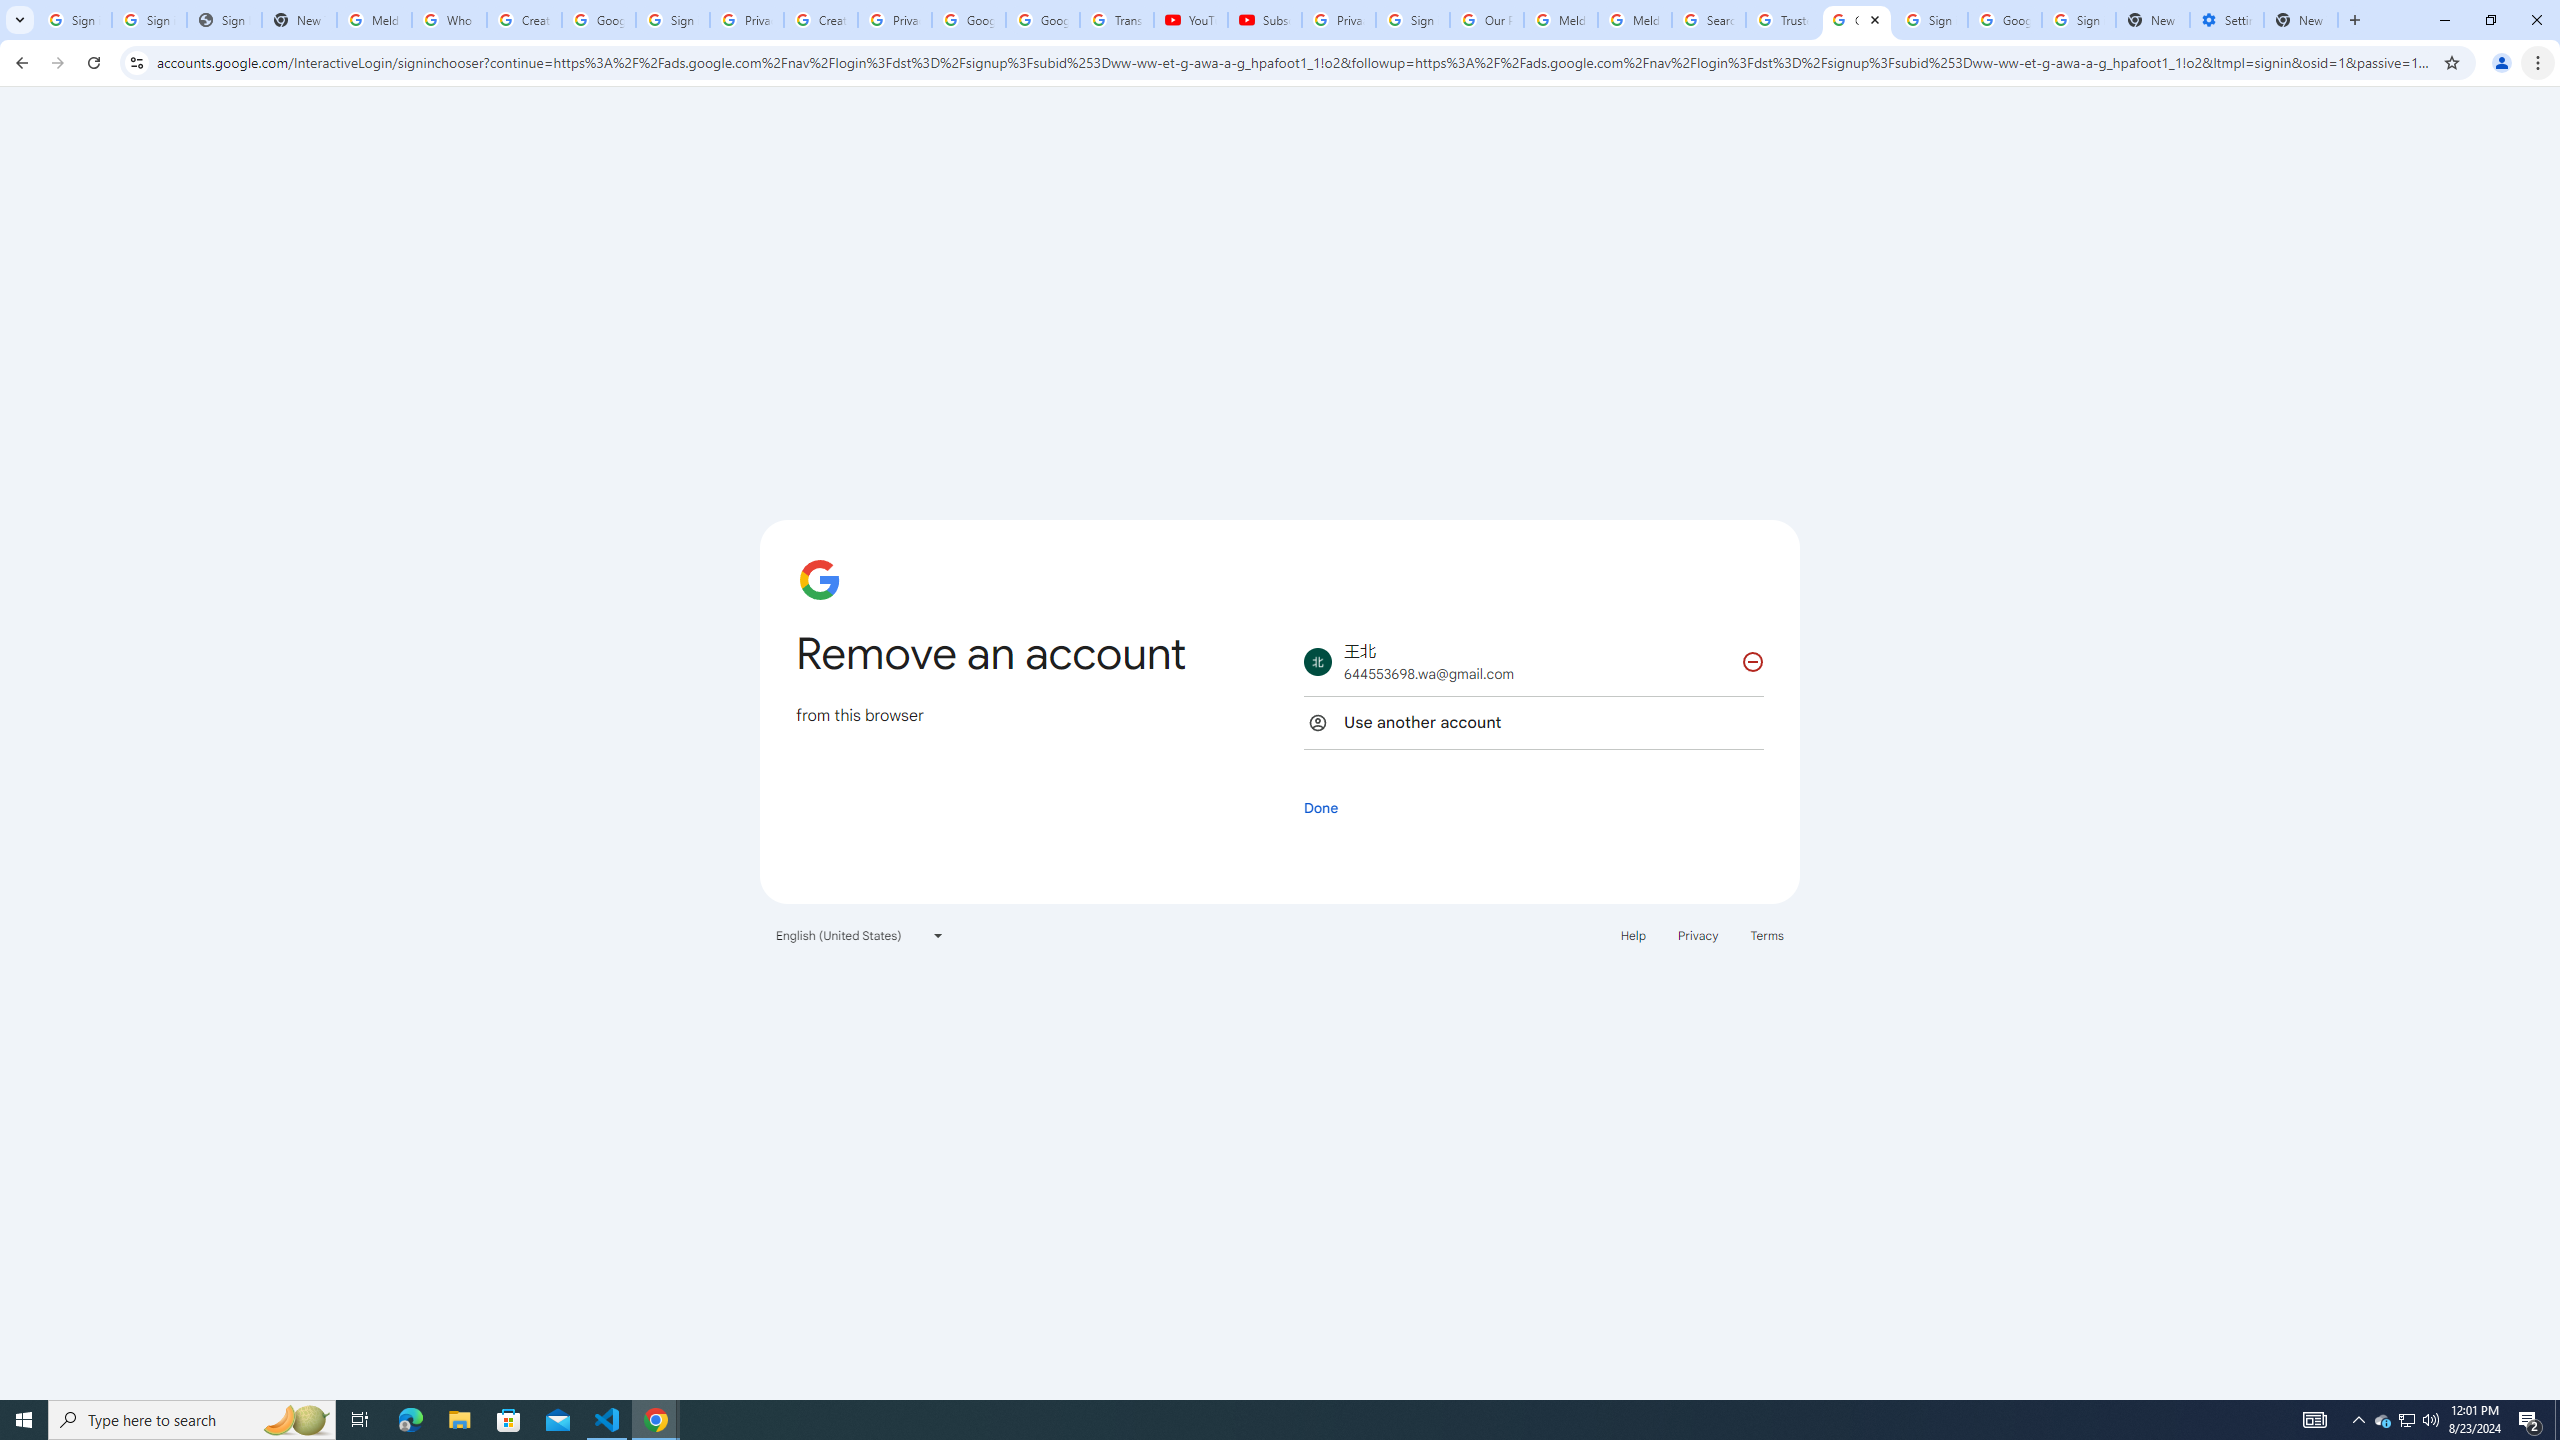  What do you see at coordinates (448, 19) in the screenshot?
I see `'Who is my administrator? - Google Account Help'` at bounding box center [448, 19].